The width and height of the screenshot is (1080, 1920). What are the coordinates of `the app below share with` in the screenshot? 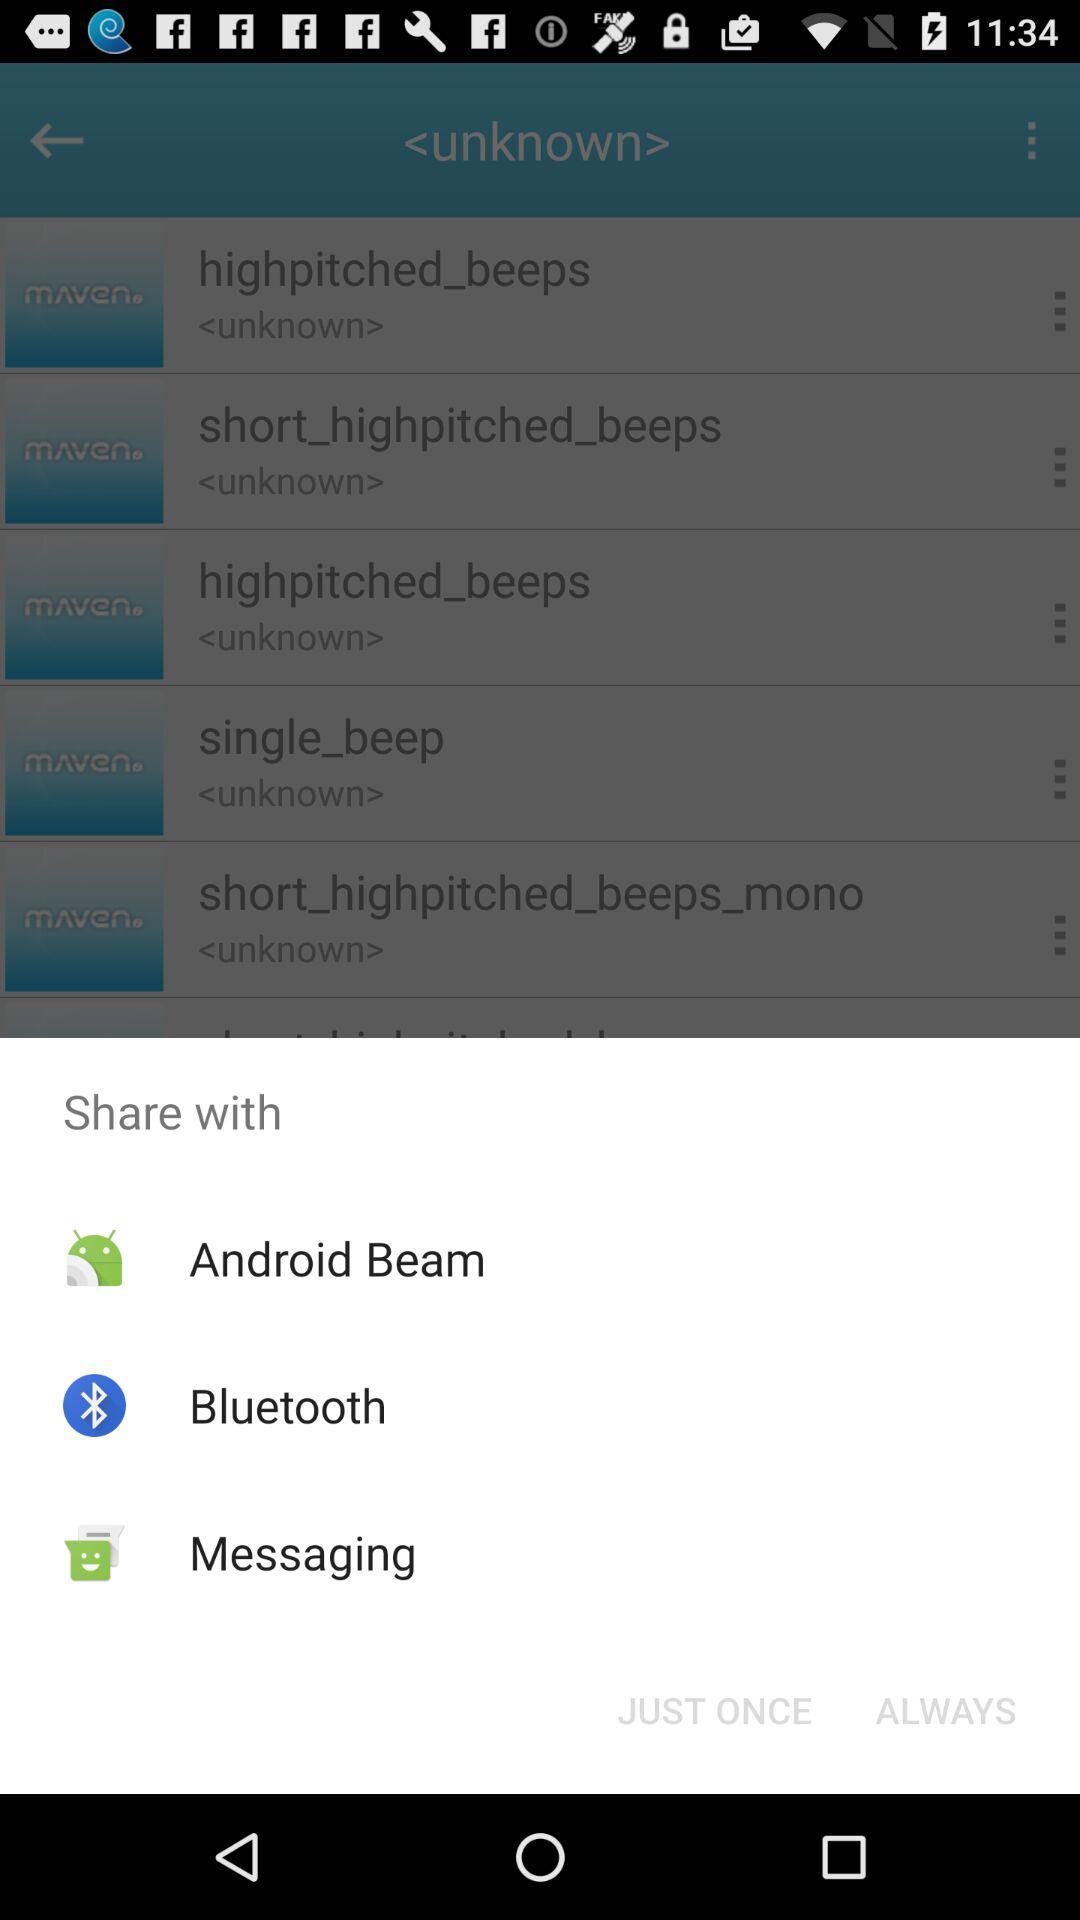 It's located at (713, 1708).